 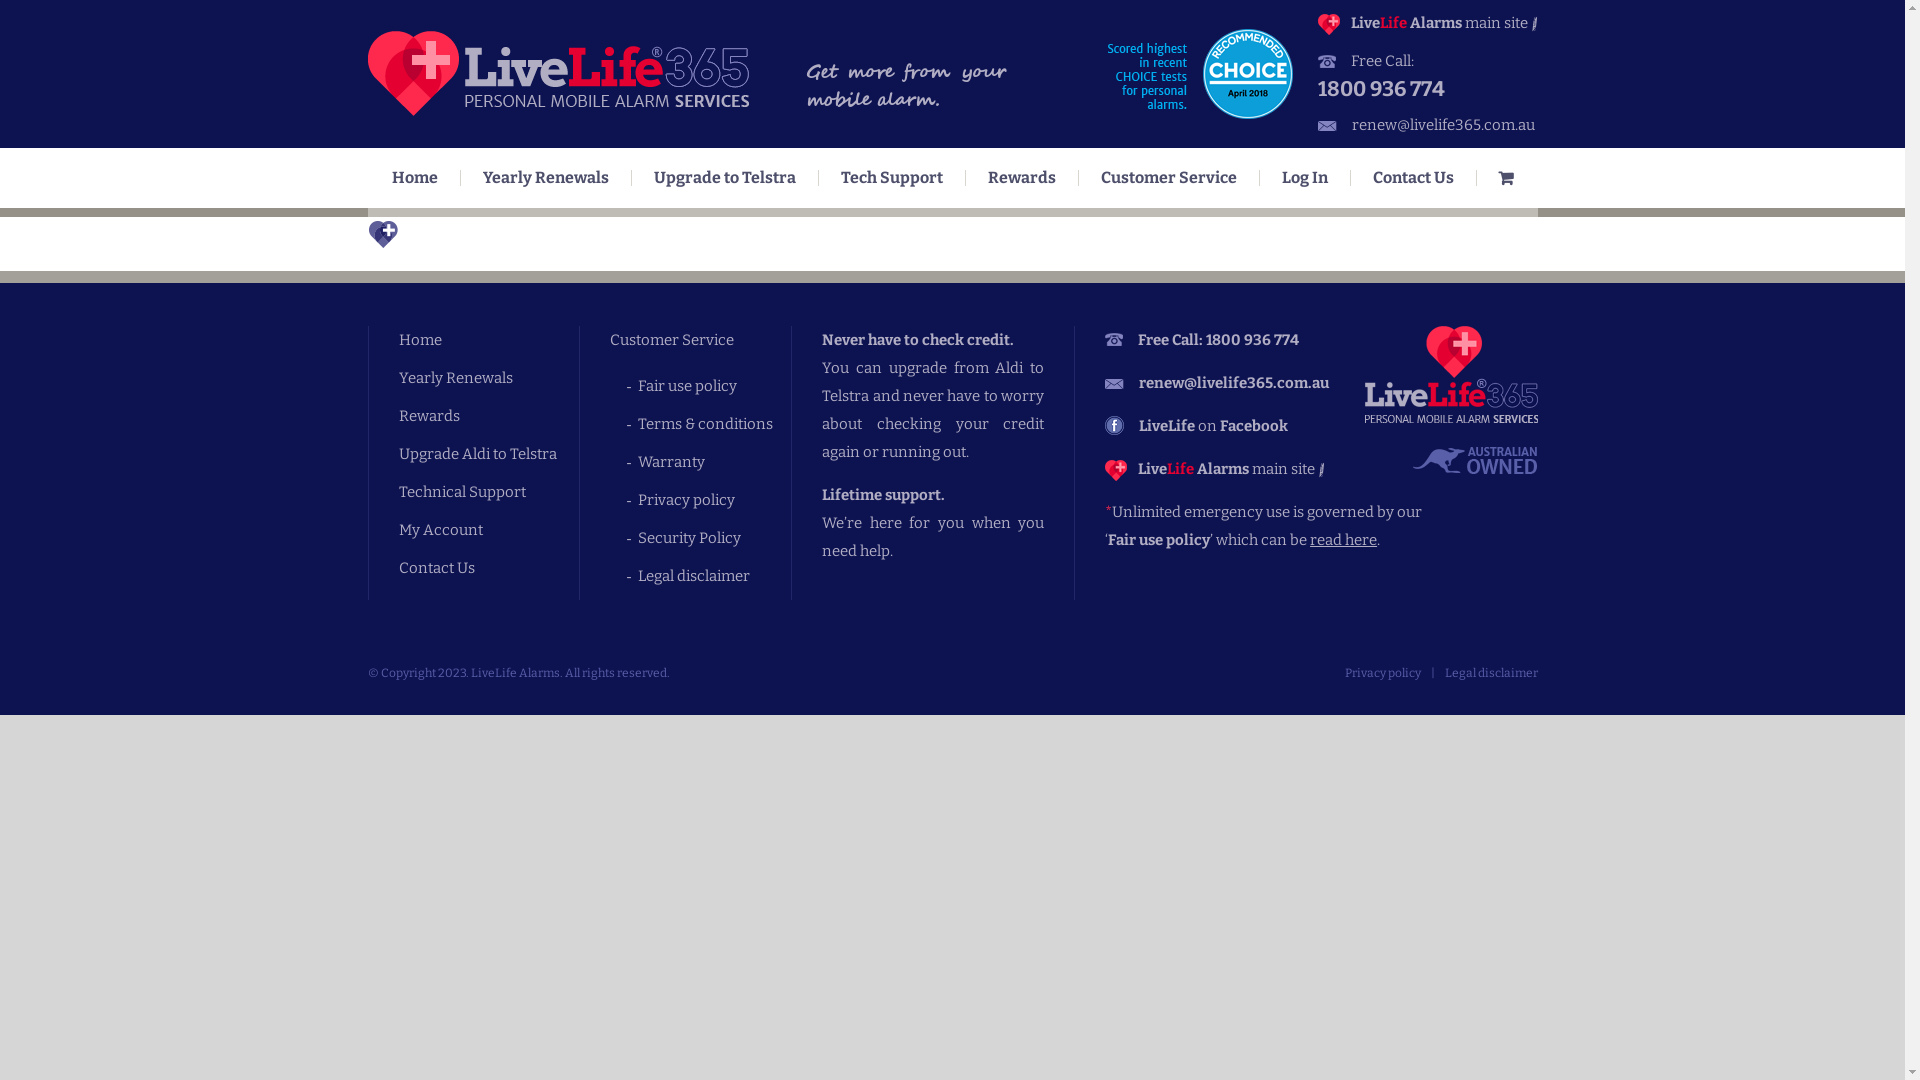 What do you see at coordinates (414, 176) in the screenshot?
I see `'Home'` at bounding box center [414, 176].